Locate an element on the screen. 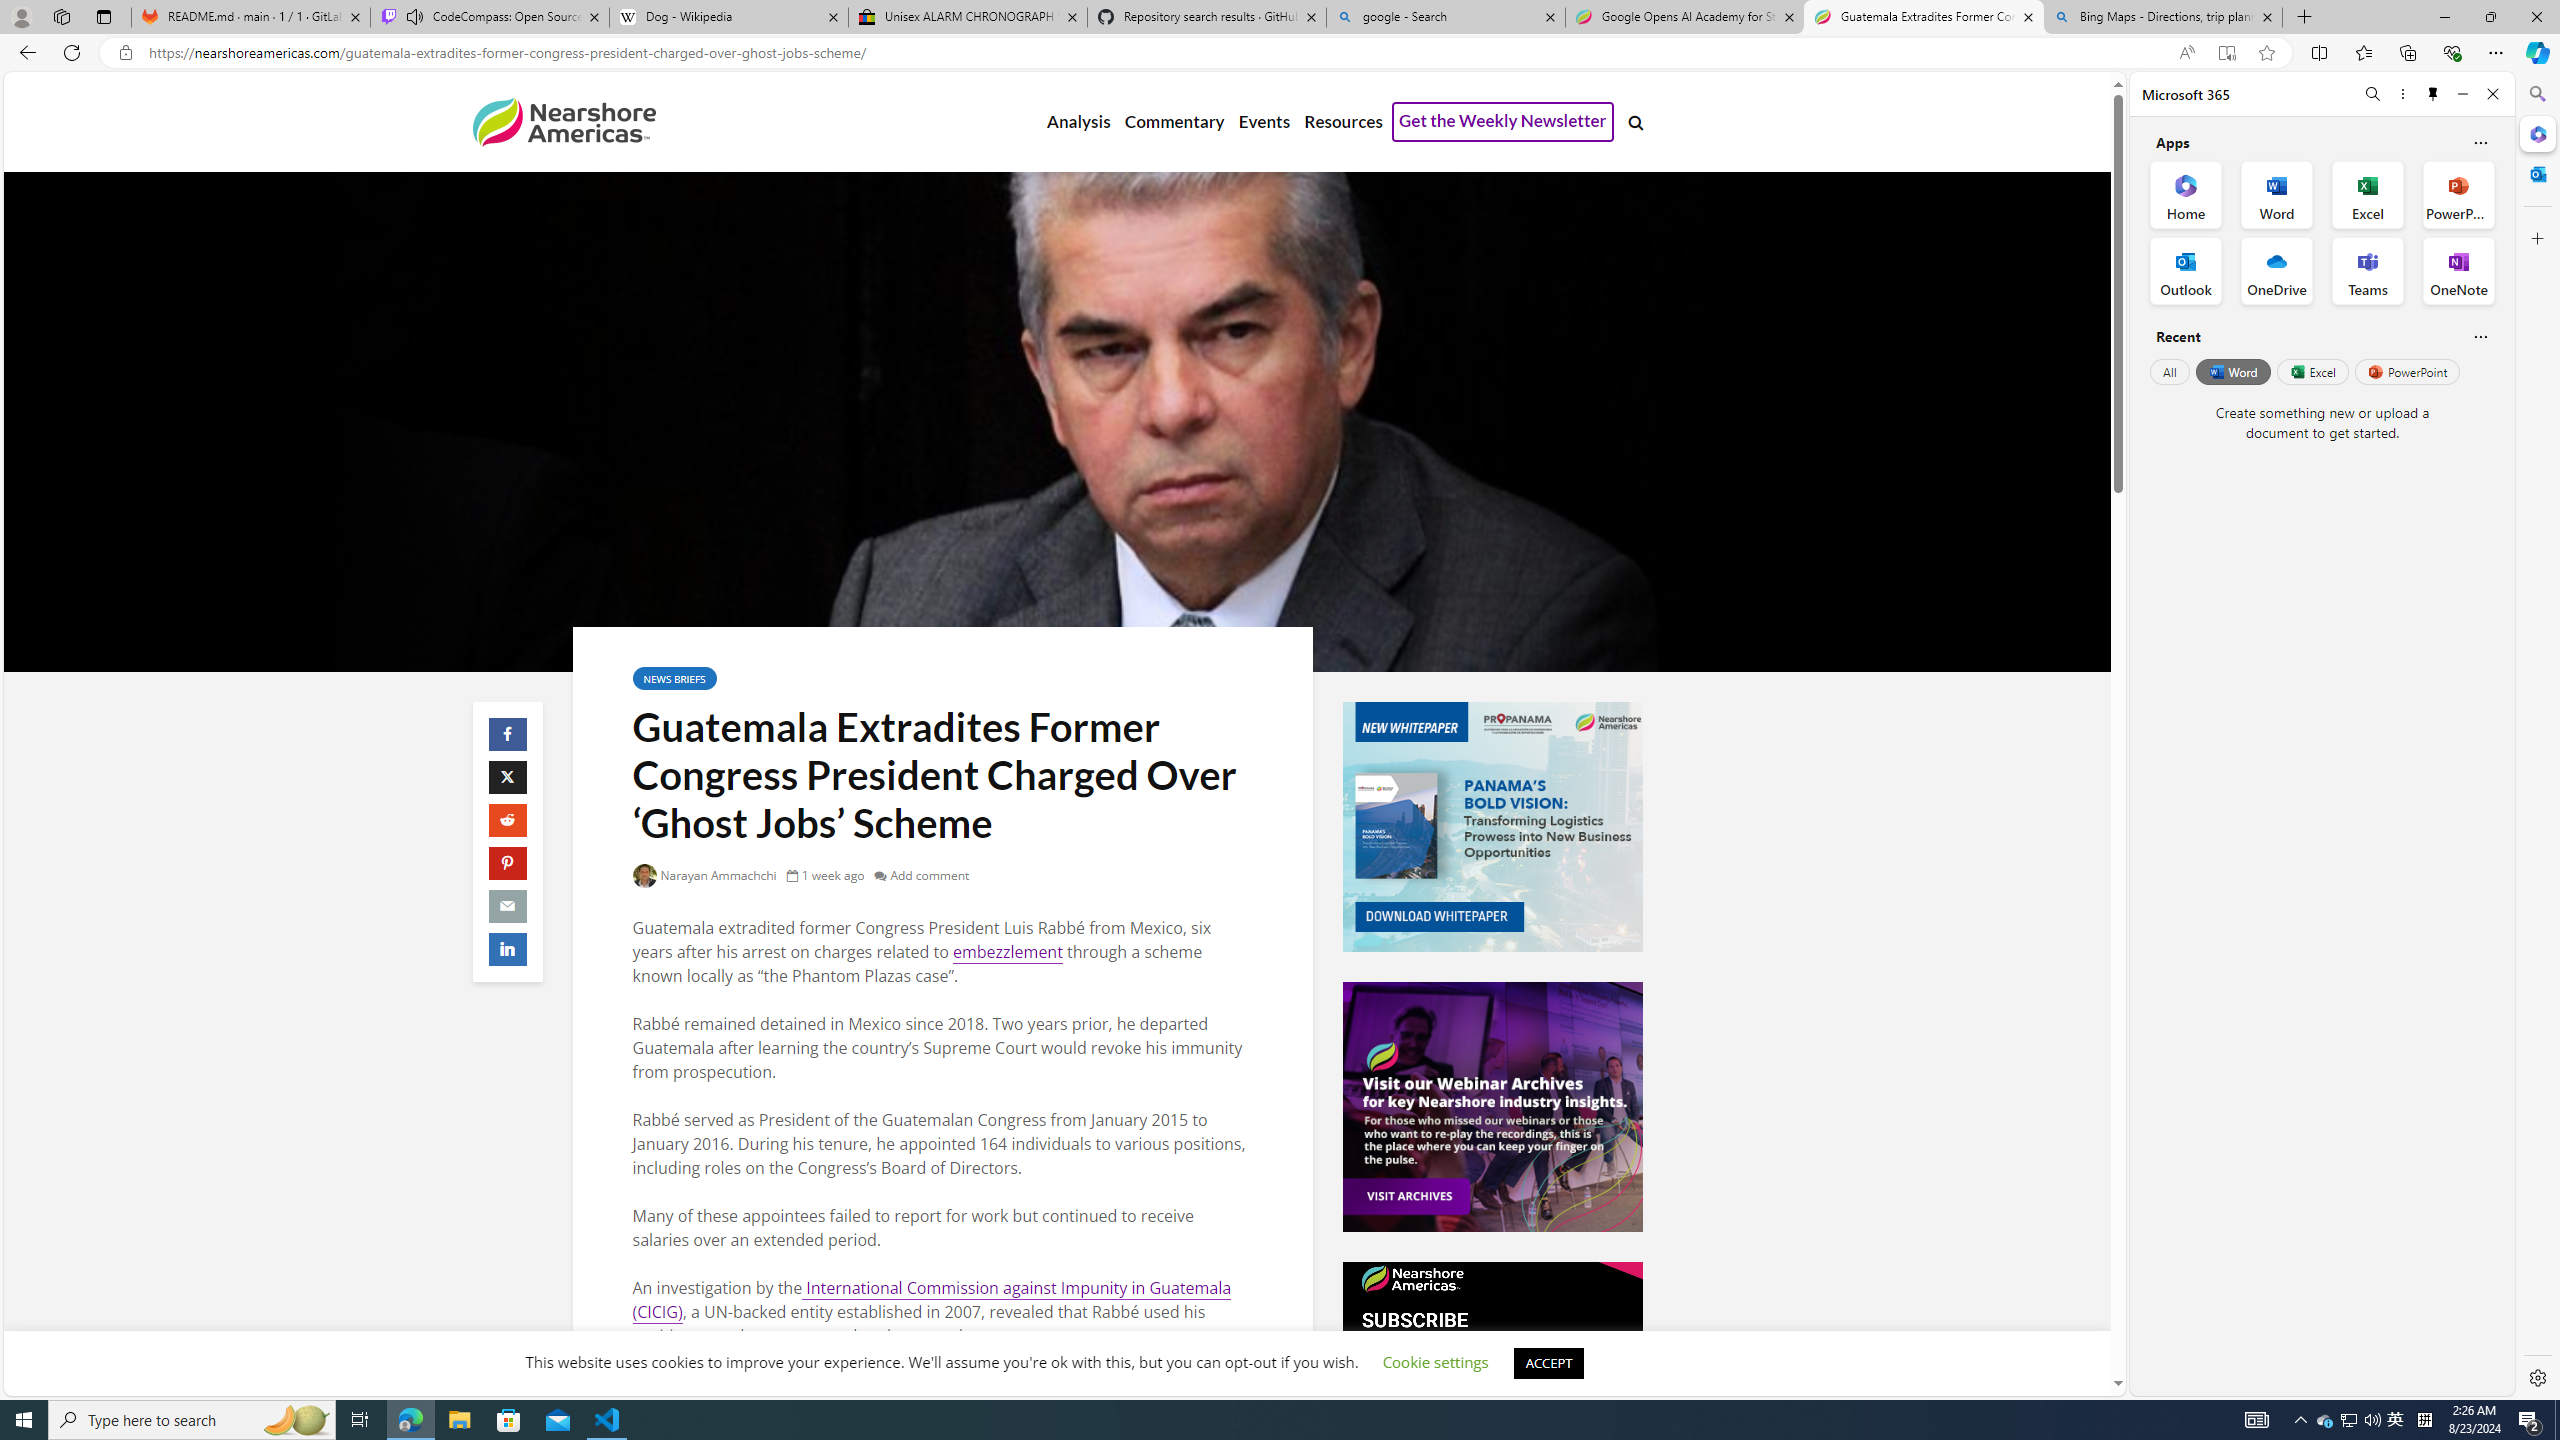  'Is this helpful?' is located at coordinates (2479, 336).